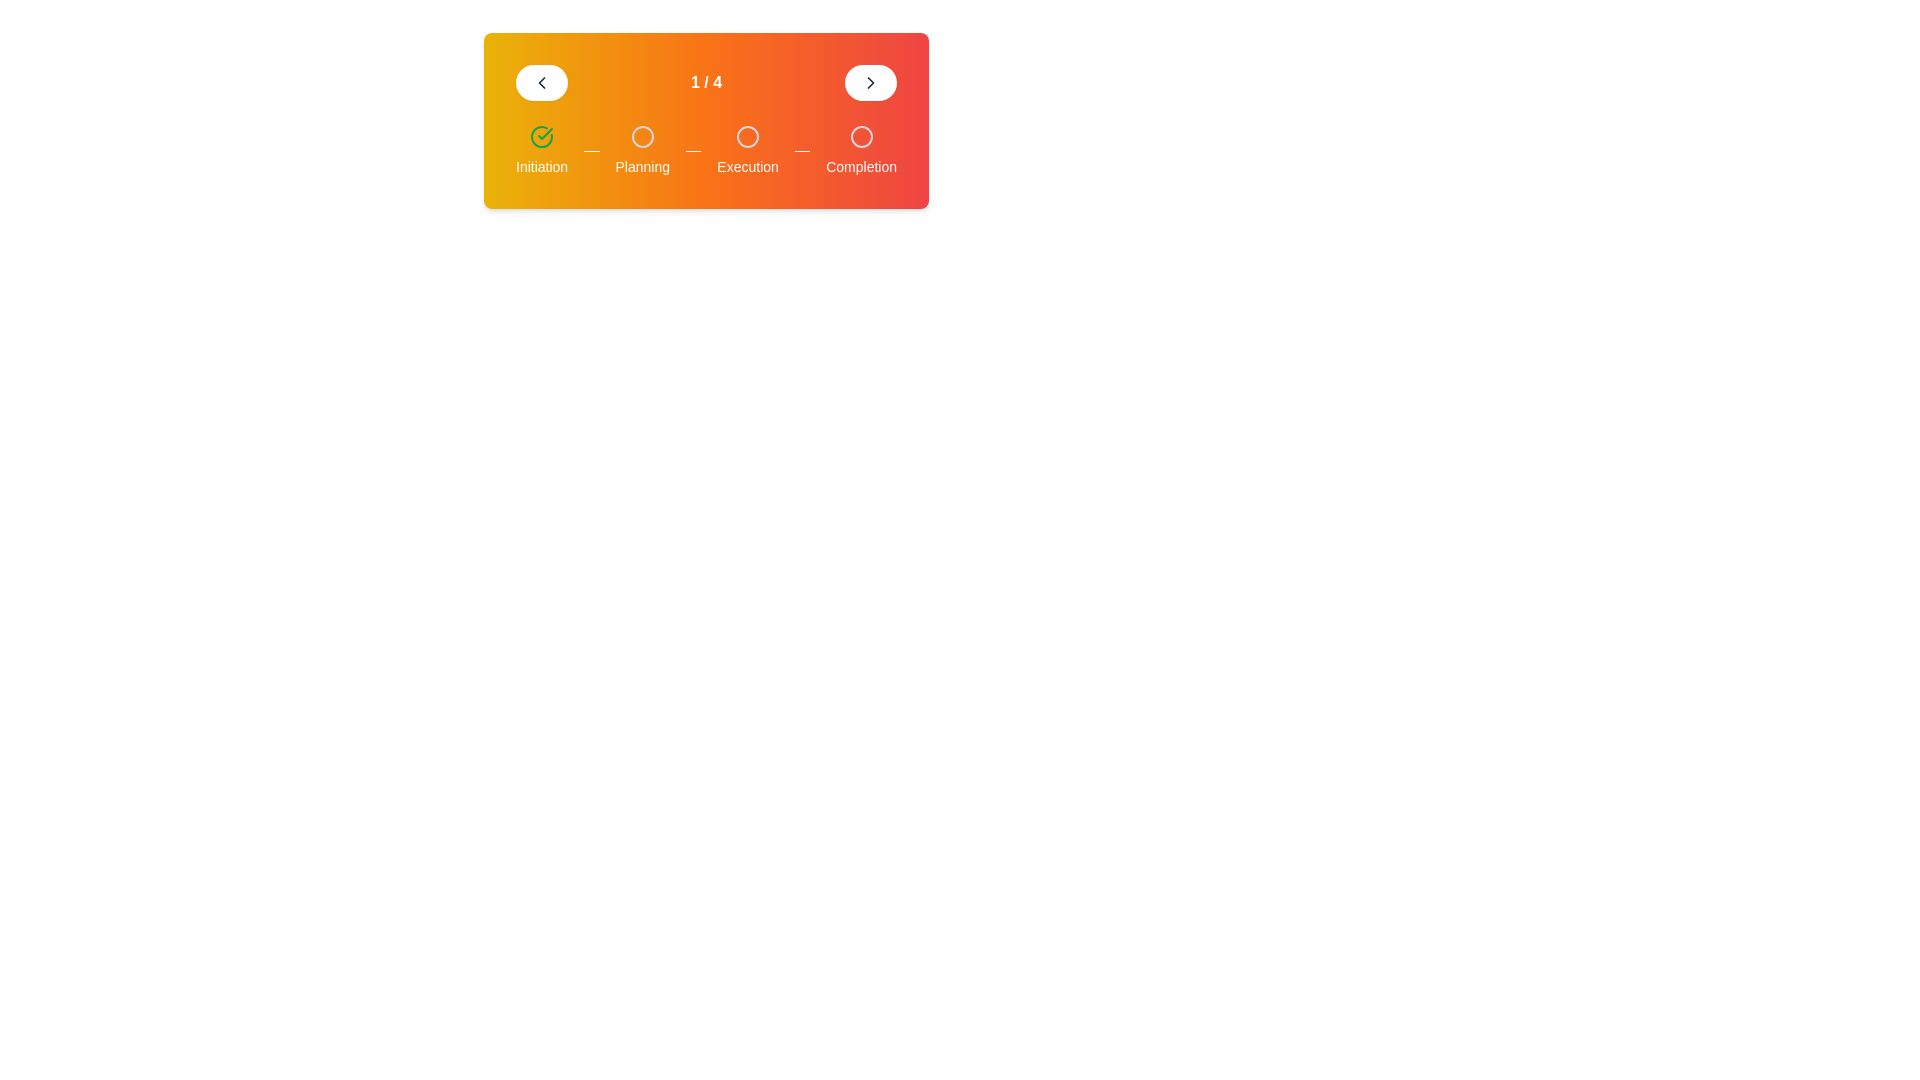  What do you see at coordinates (802, 149) in the screenshot?
I see `the horizontal separator line located between the 'Execution' and 'Completion' icons in the process indicator sequence` at bounding box center [802, 149].